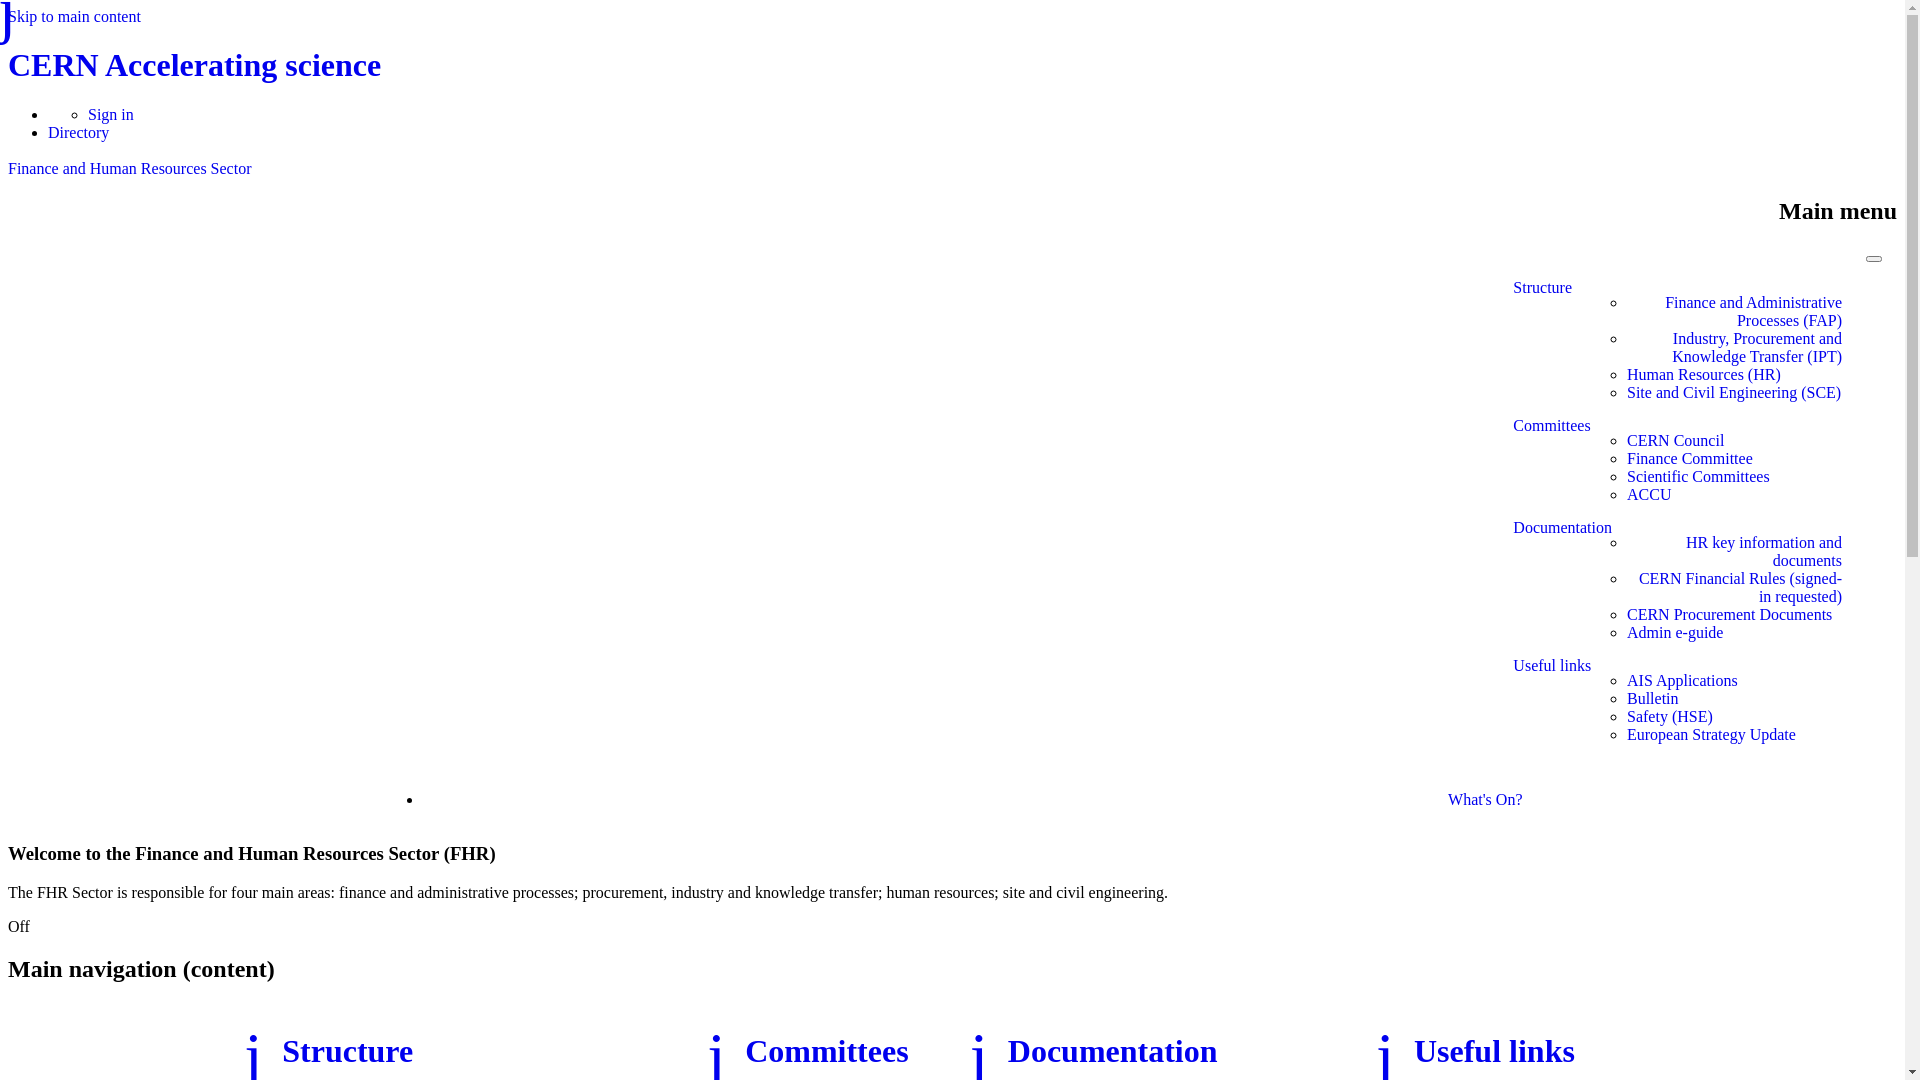 The height and width of the screenshot is (1080, 1920). I want to click on 'Structure', so click(1541, 346).